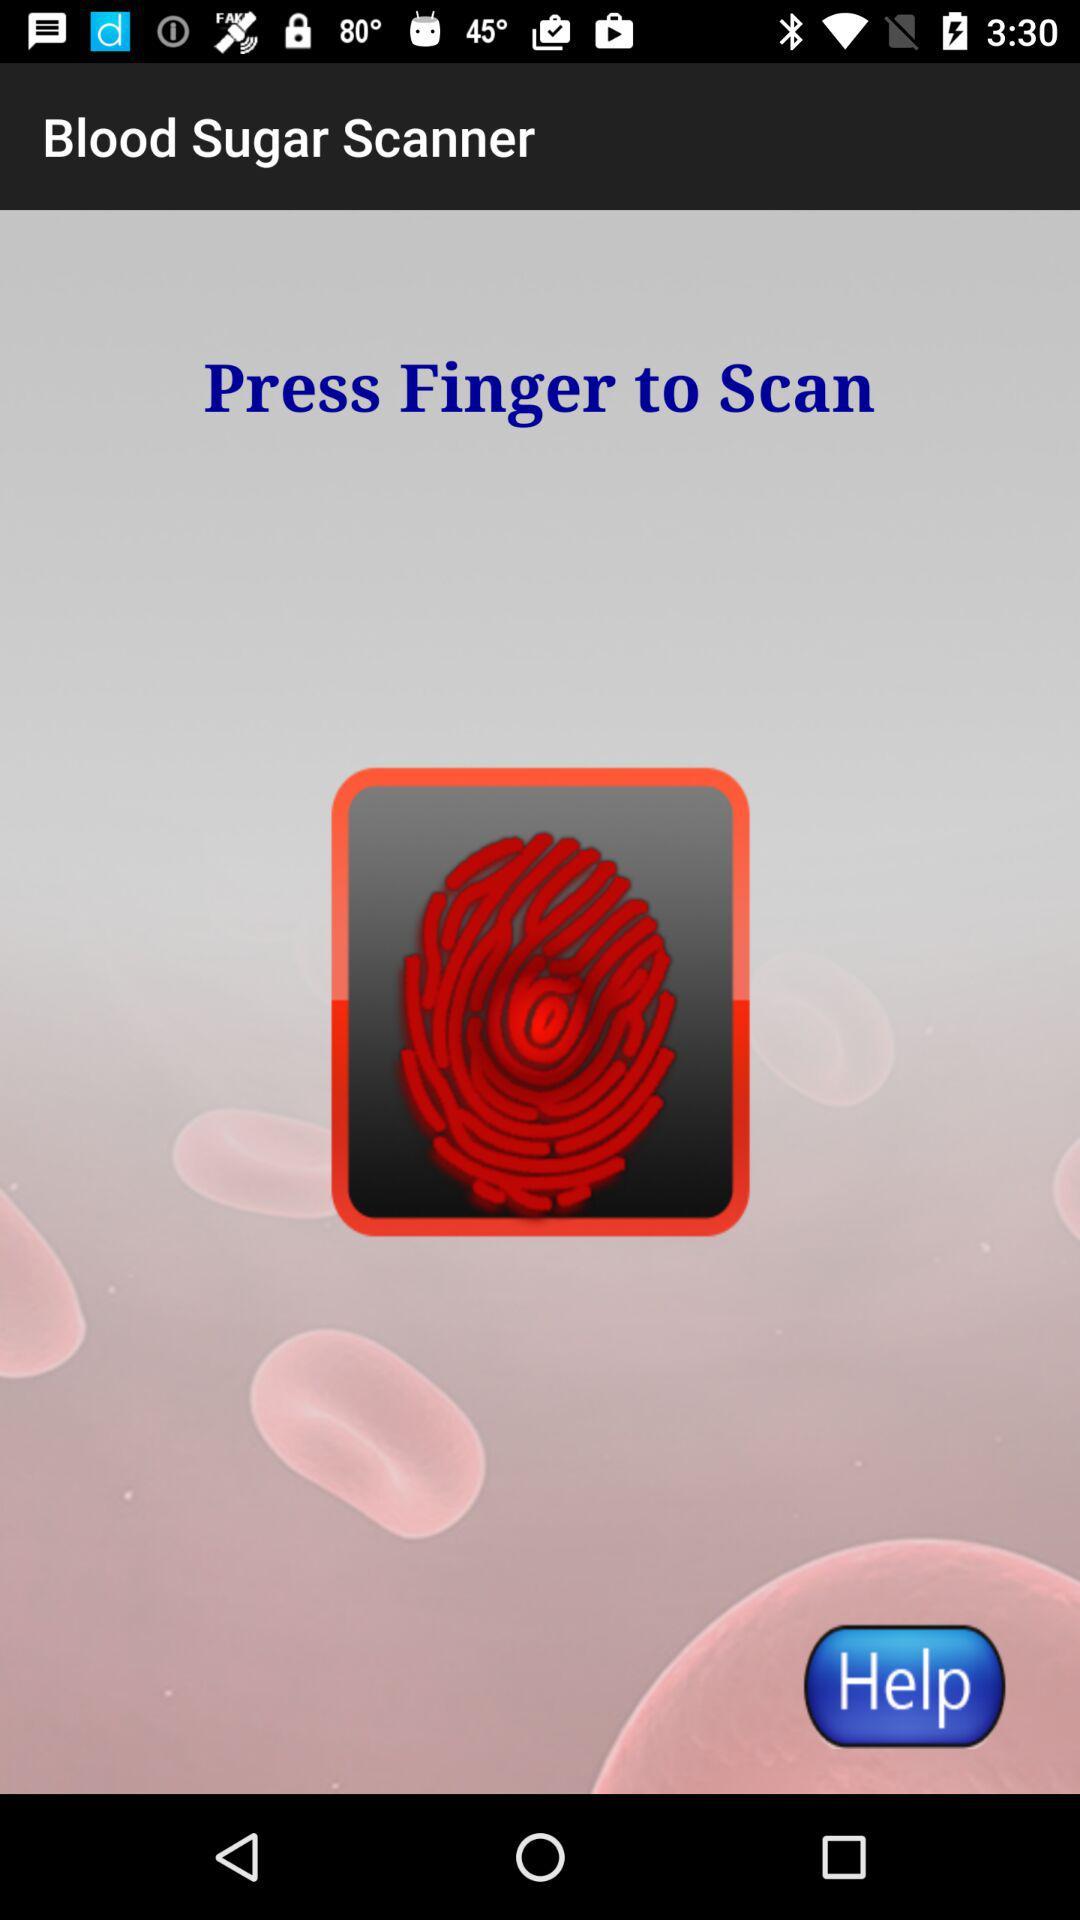  Describe the element at coordinates (903, 1684) in the screenshot. I see `request help` at that location.